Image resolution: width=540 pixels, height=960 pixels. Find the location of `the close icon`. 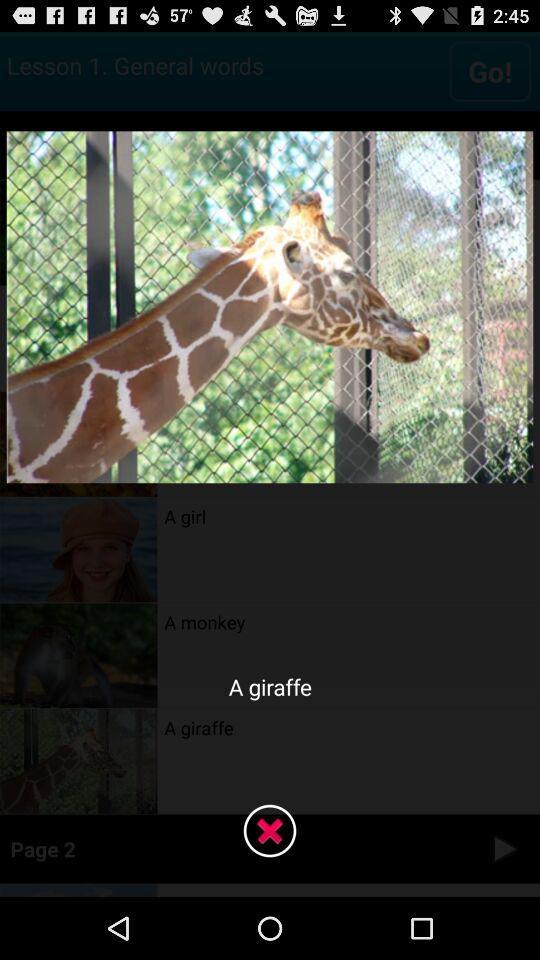

the close icon is located at coordinates (270, 888).